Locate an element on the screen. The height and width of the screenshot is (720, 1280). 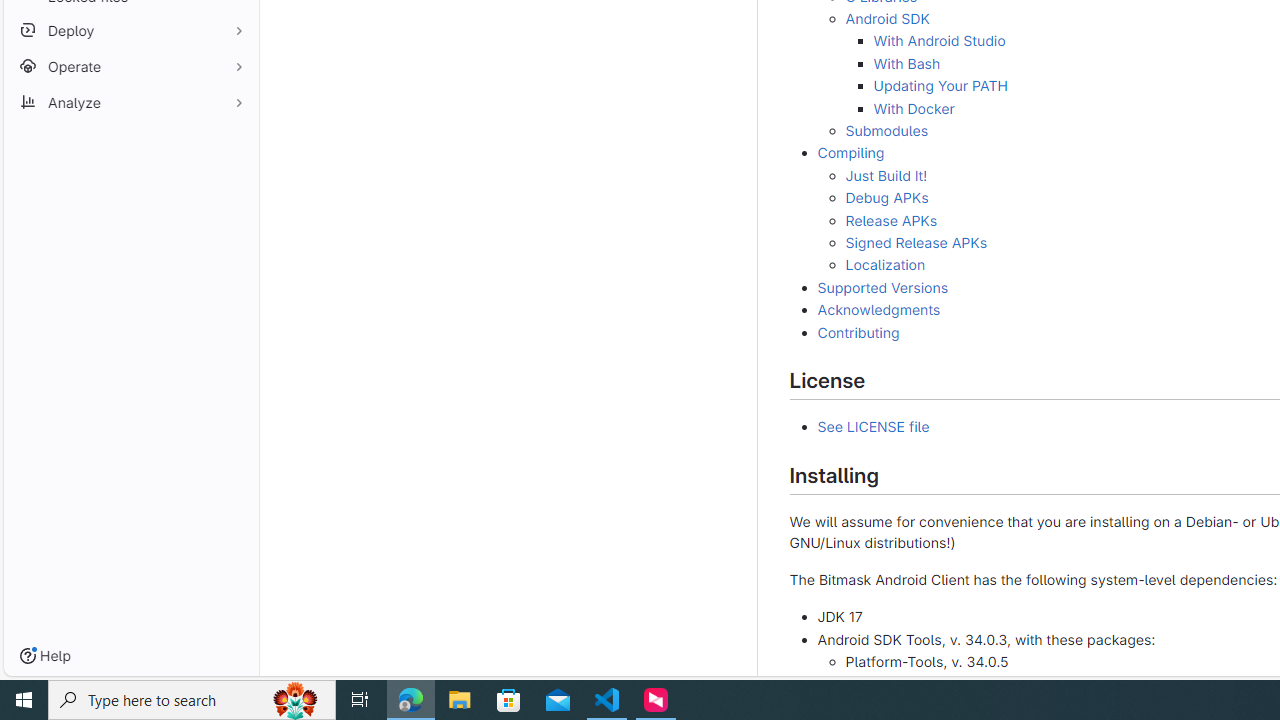
'With Docker' is located at coordinates (912, 108).